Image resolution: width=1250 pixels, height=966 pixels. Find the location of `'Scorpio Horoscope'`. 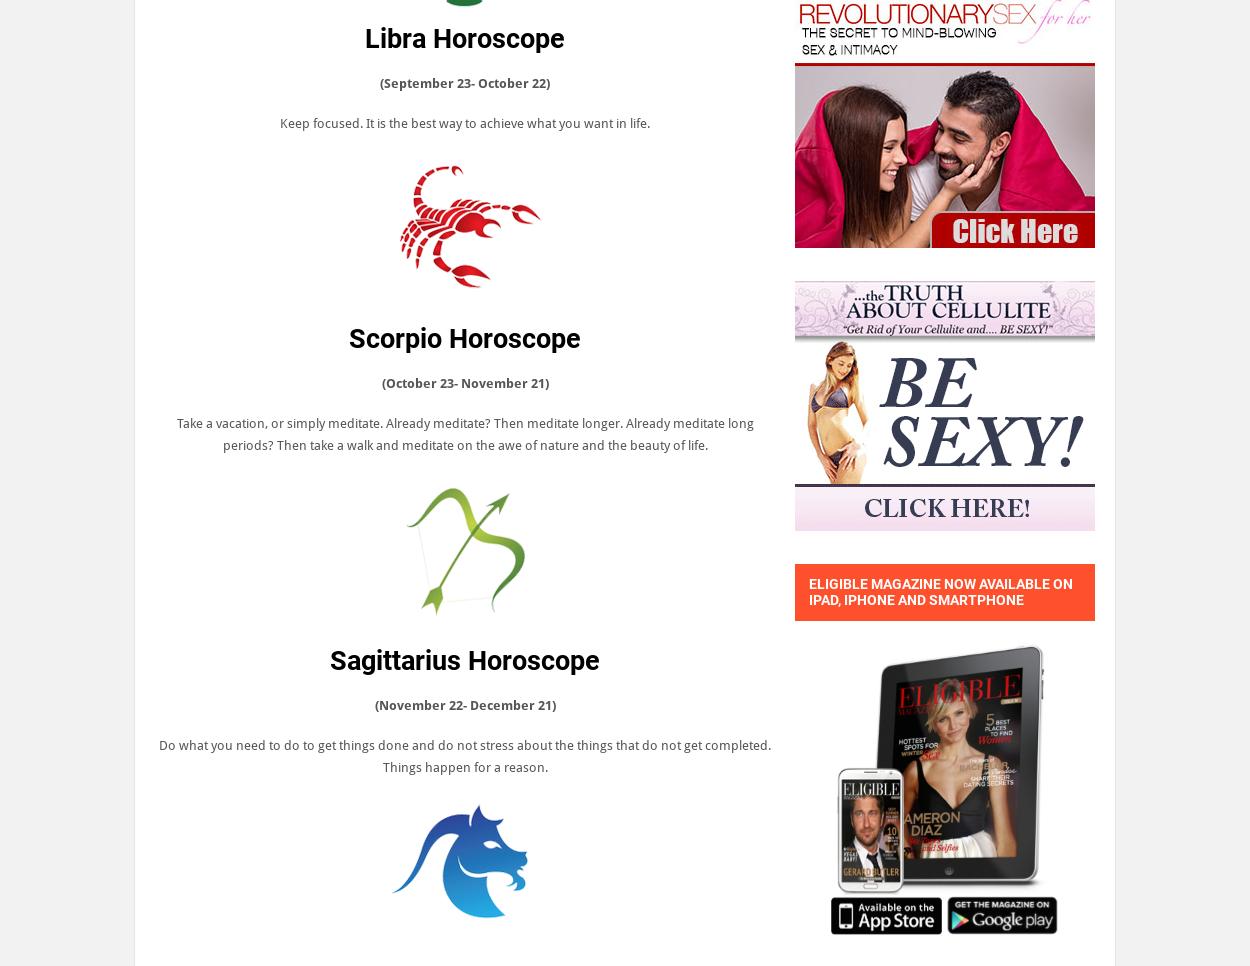

'Scorpio Horoscope' is located at coordinates (348, 338).